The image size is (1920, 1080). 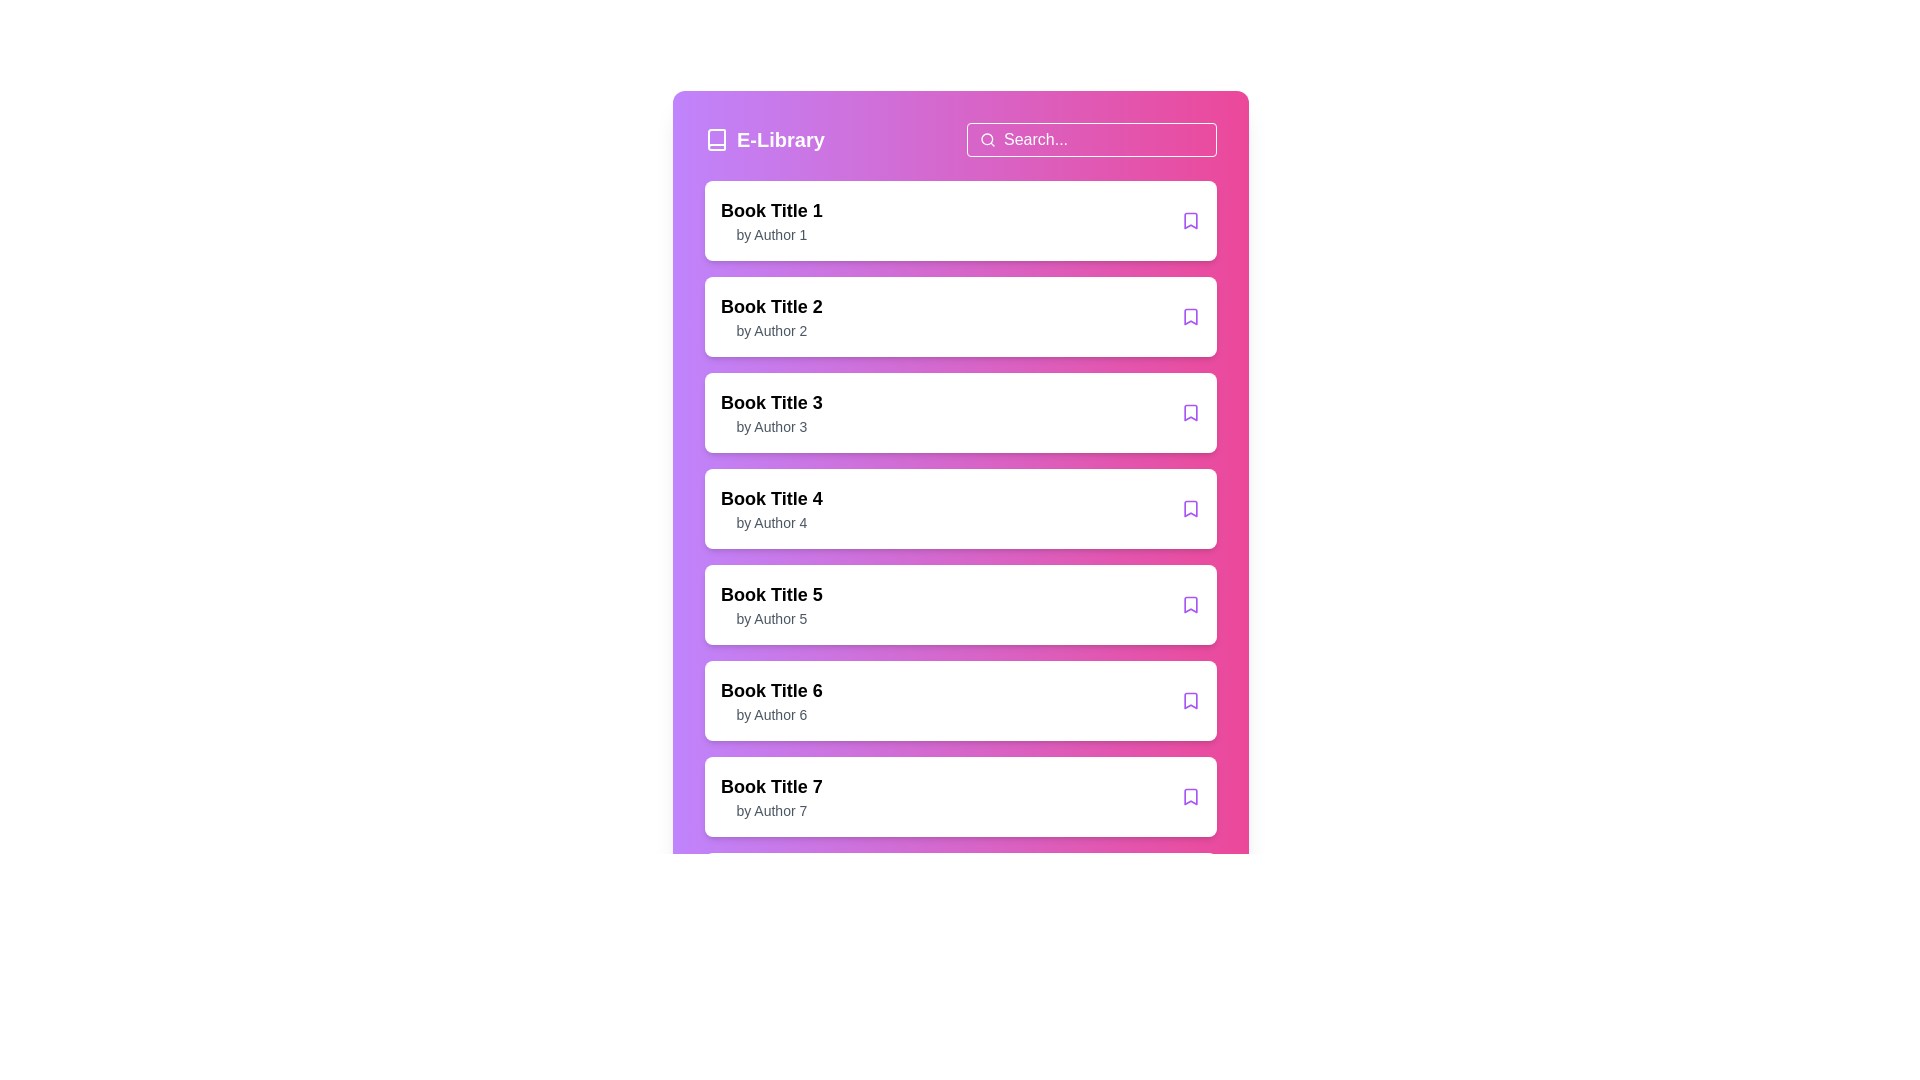 I want to click on the text label that provides information about the book's author, located directly beneath 'Book Title 7' in the card representing the book entry, so click(x=770, y=810).